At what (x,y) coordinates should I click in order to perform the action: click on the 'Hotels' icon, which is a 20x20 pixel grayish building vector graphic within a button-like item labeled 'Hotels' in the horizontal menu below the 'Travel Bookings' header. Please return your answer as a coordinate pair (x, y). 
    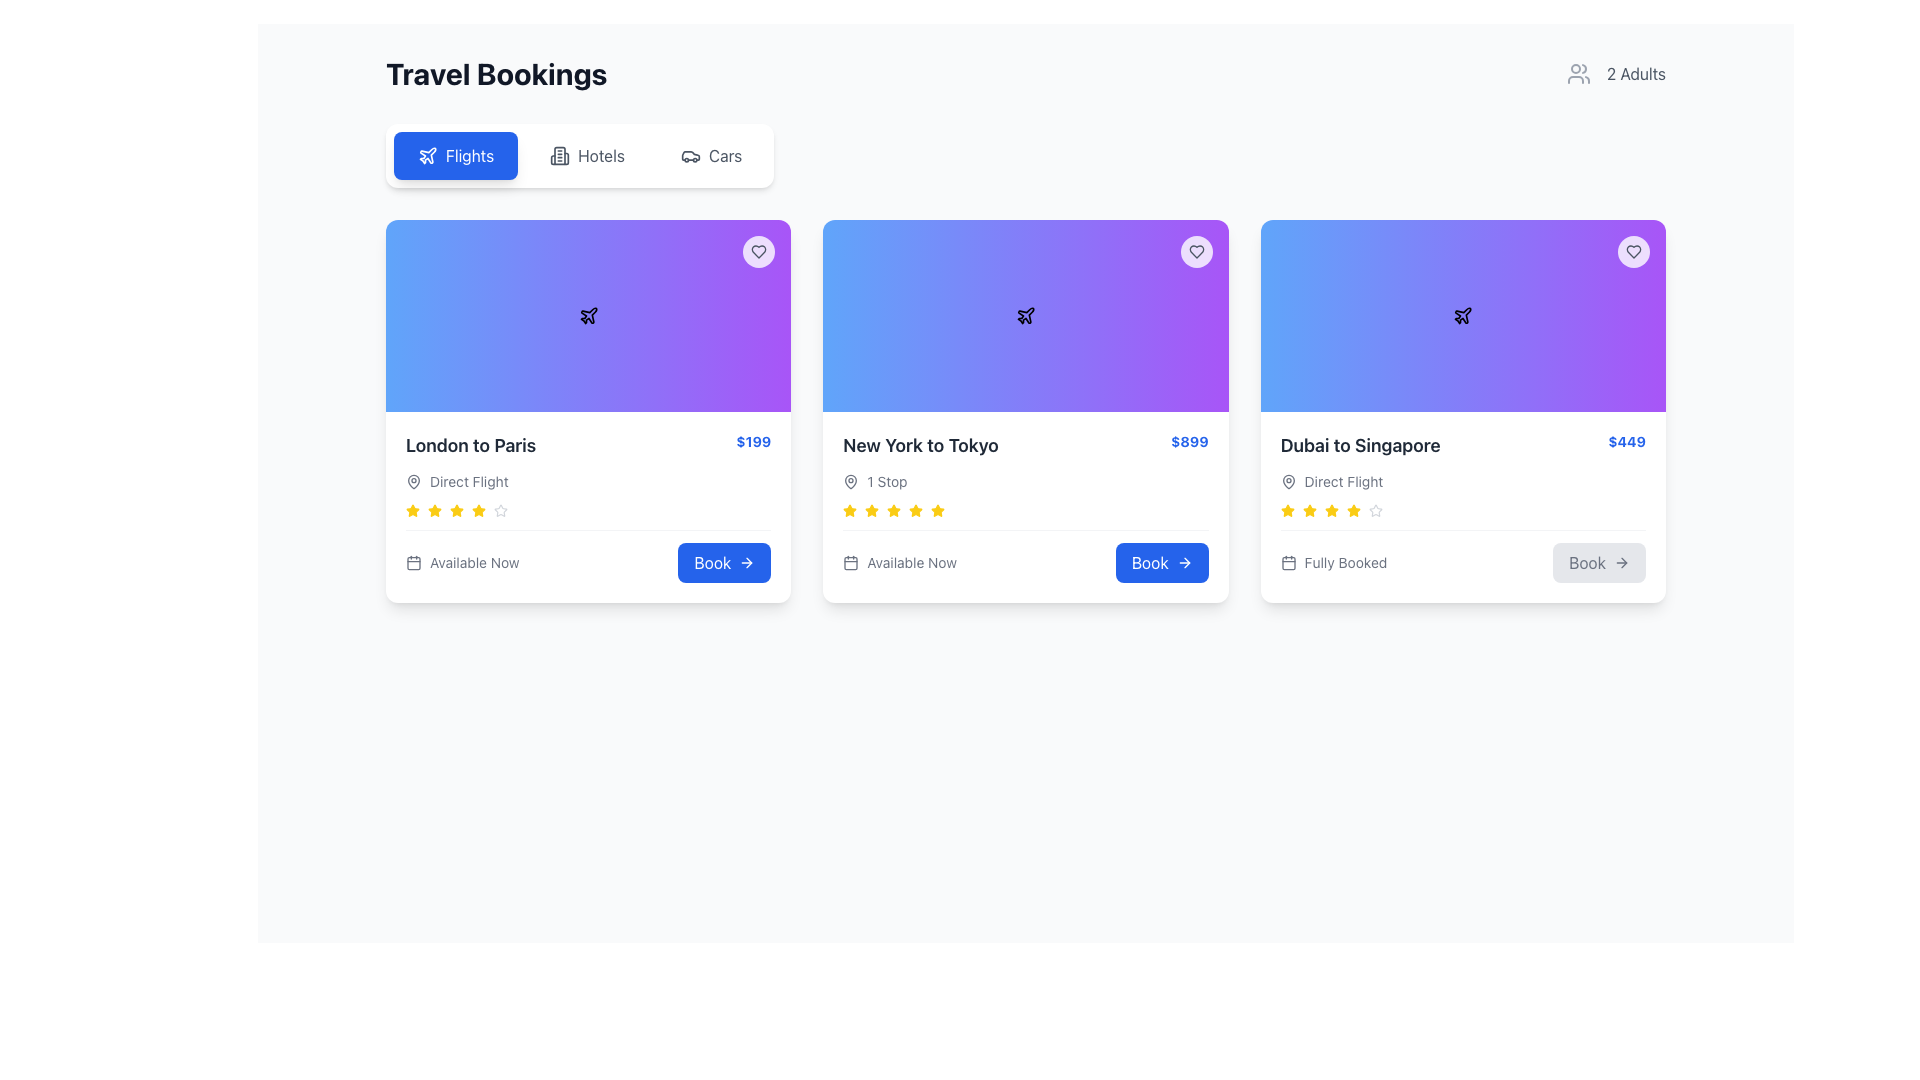
    Looking at the image, I should click on (560, 154).